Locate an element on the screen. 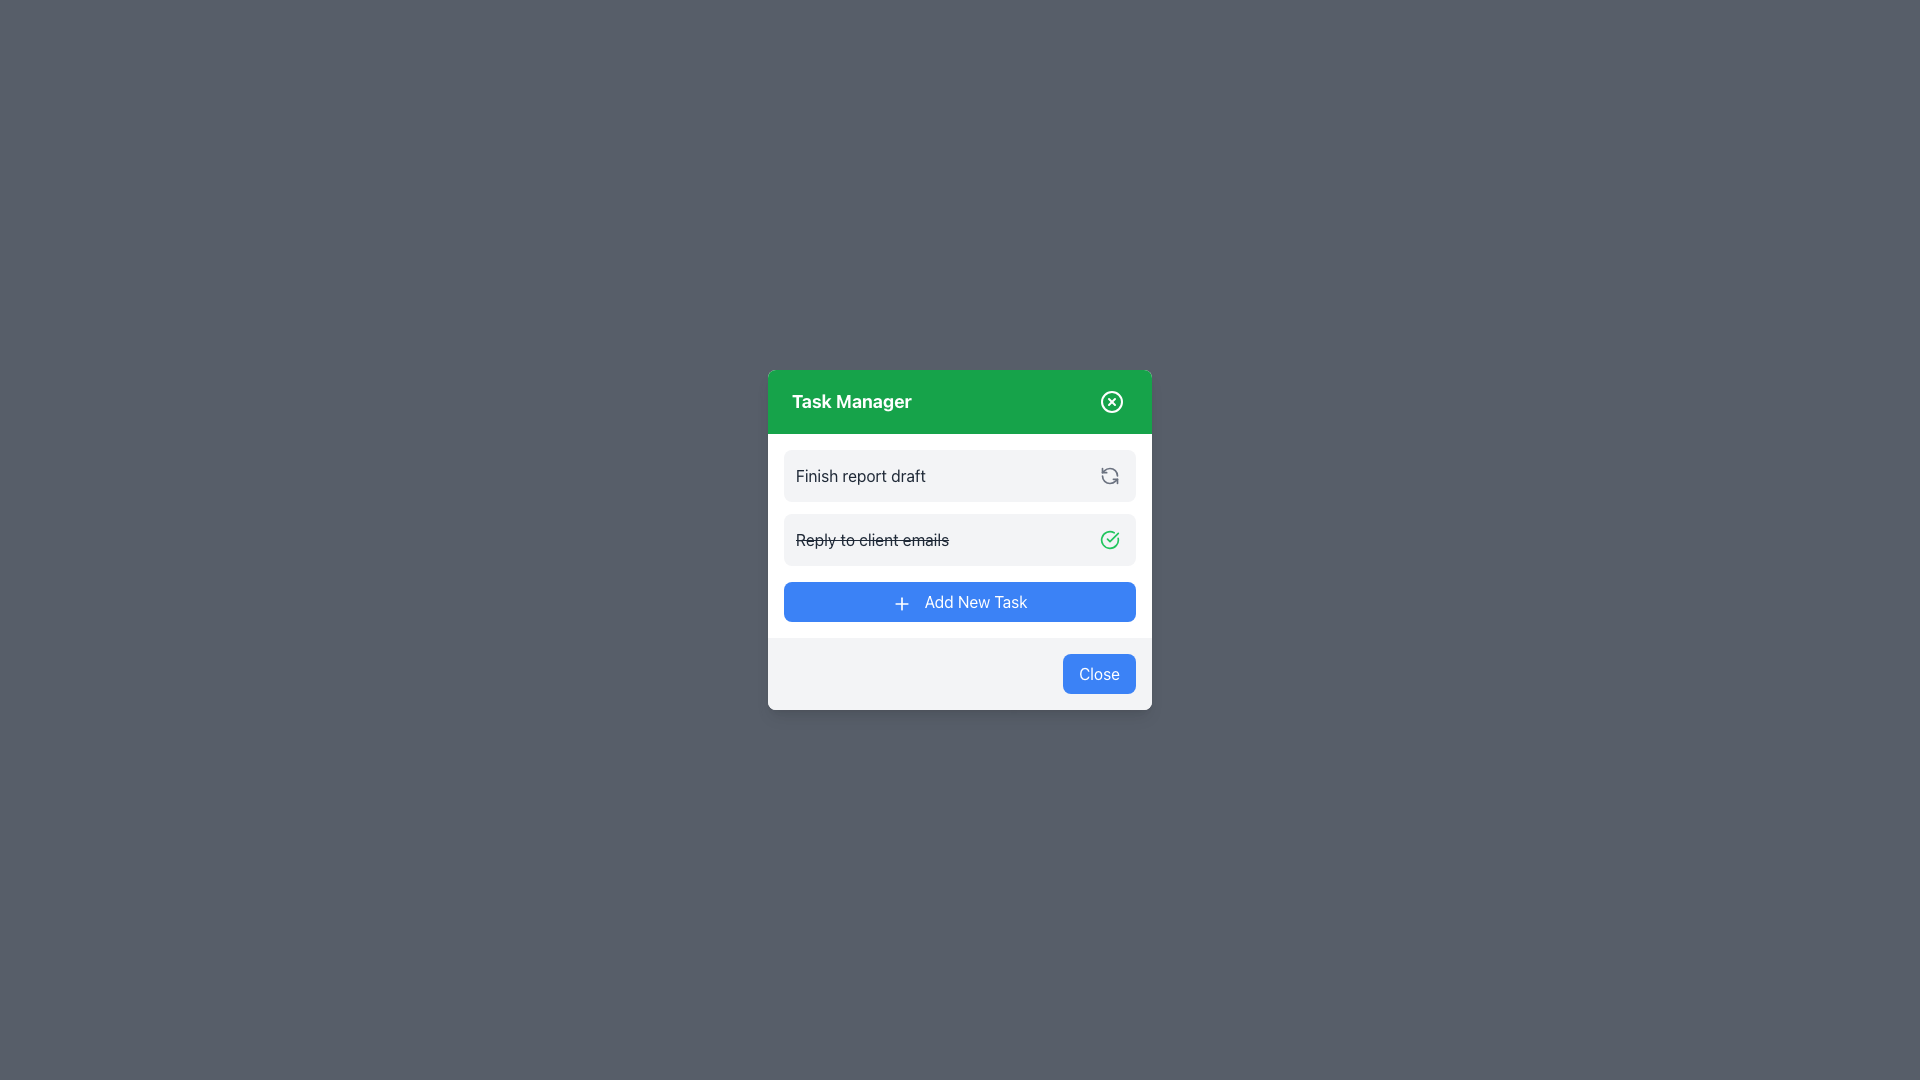 Image resolution: width=1920 pixels, height=1080 pixels. the 'Add New Task' button with a vibrant blue background and white text is located at coordinates (960, 600).